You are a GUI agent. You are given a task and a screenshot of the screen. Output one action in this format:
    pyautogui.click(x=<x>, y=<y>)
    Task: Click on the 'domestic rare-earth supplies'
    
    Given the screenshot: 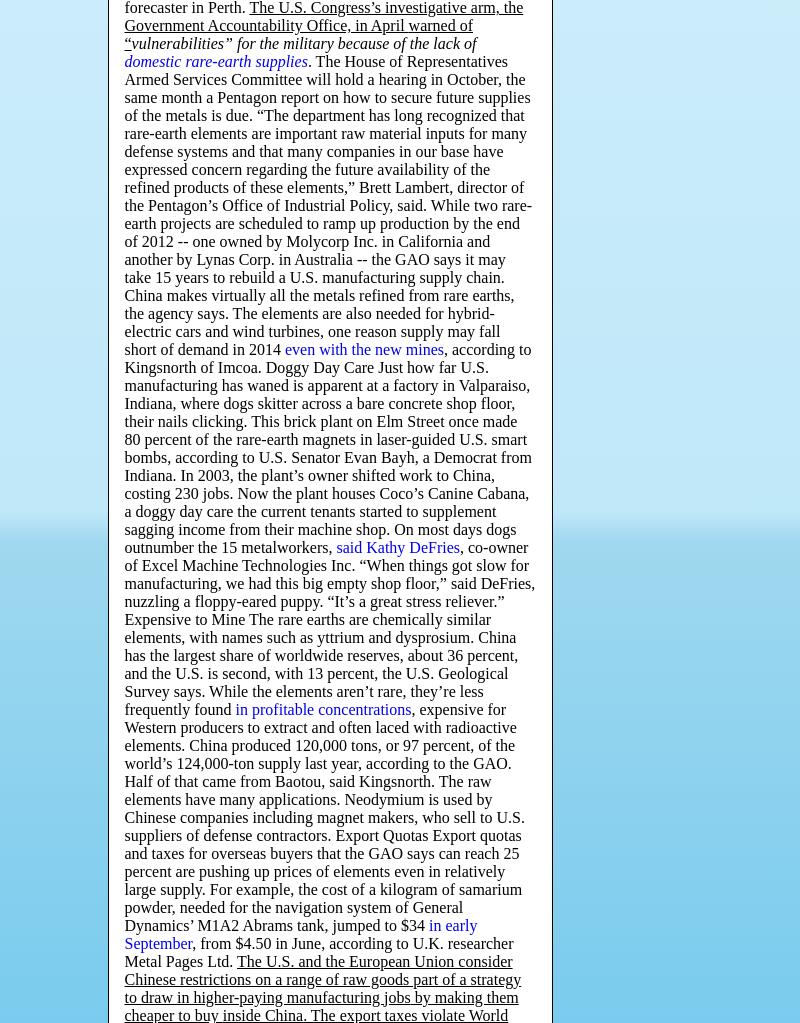 What is the action you would take?
    pyautogui.click(x=215, y=60)
    